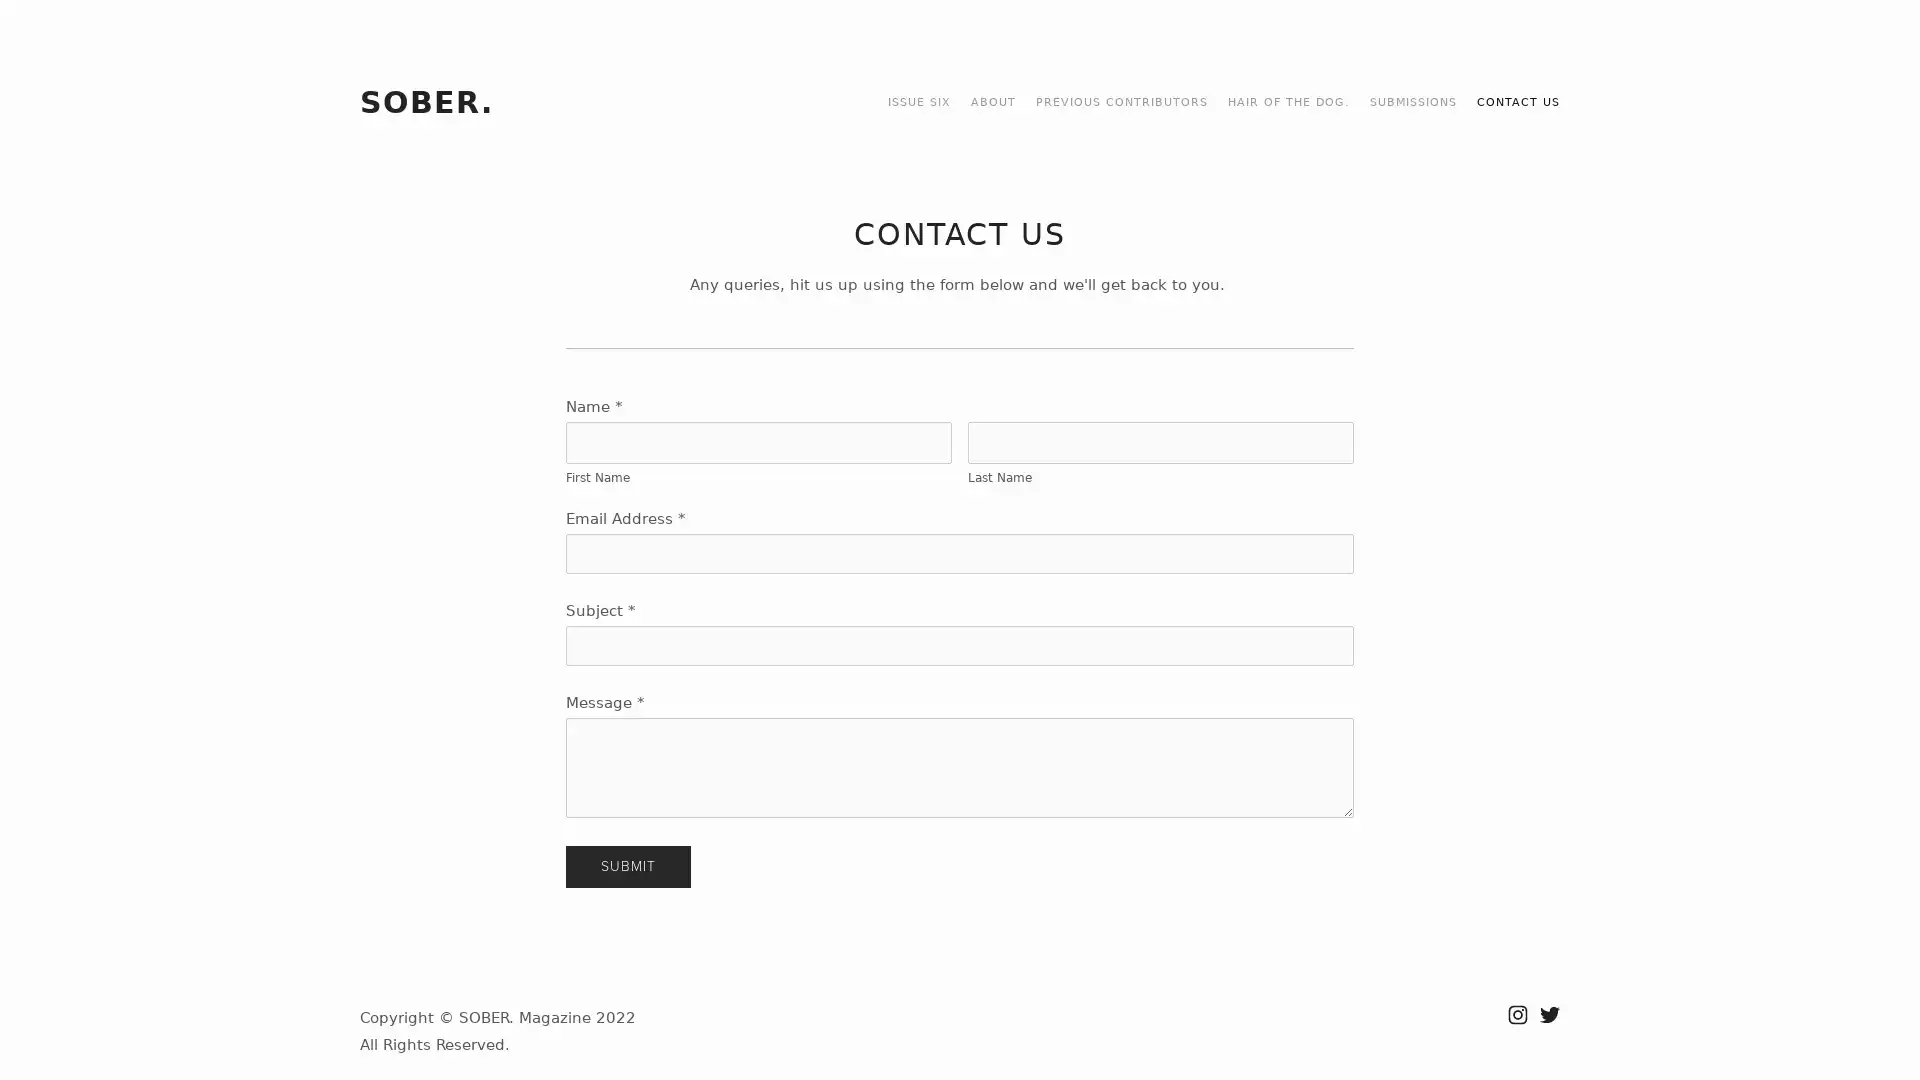 The image size is (1920, 1080). What do you see at coordinates (626, 866) in the screenshot?
I see `Submit` at bounding box center [626, 866].